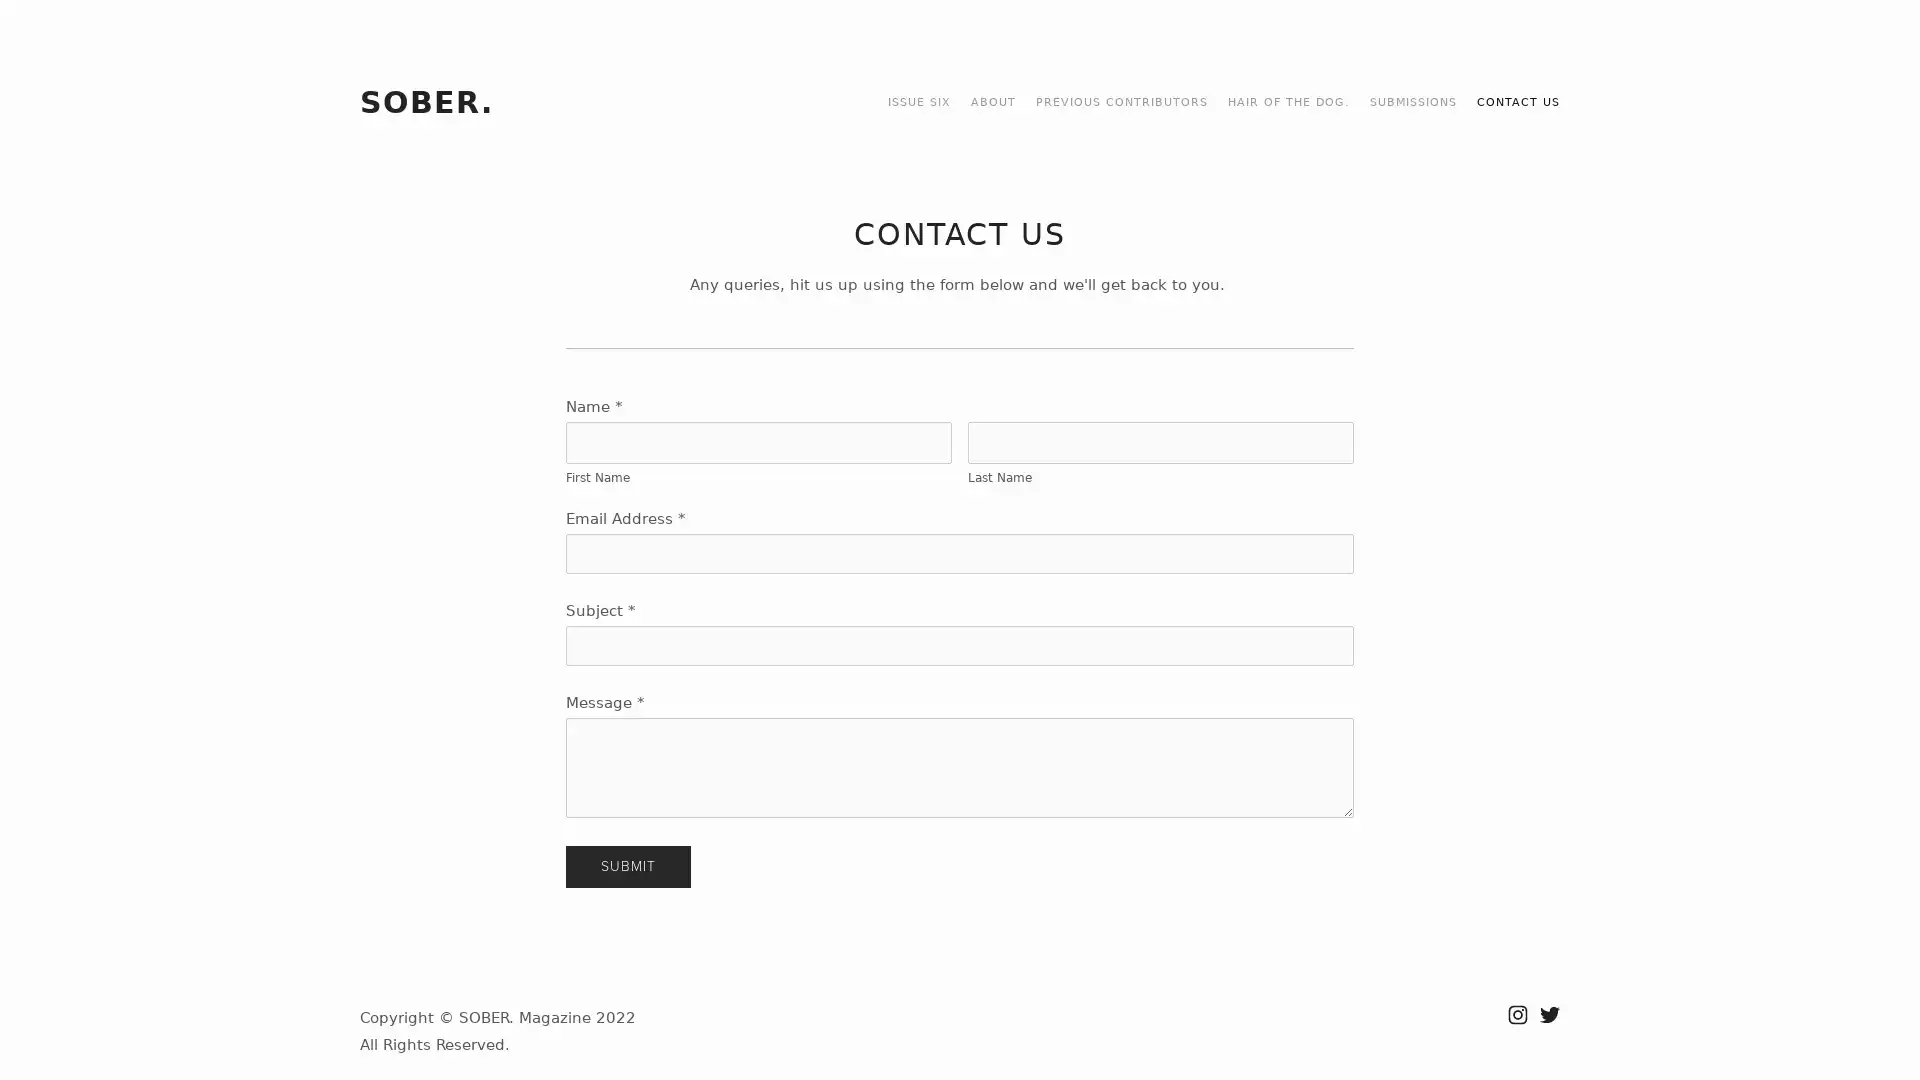 The image size is (1920, 1080). What do you see at coordinates (626, 866) in the screenshot?
I see `Submit` at bounding box center [626, 866].